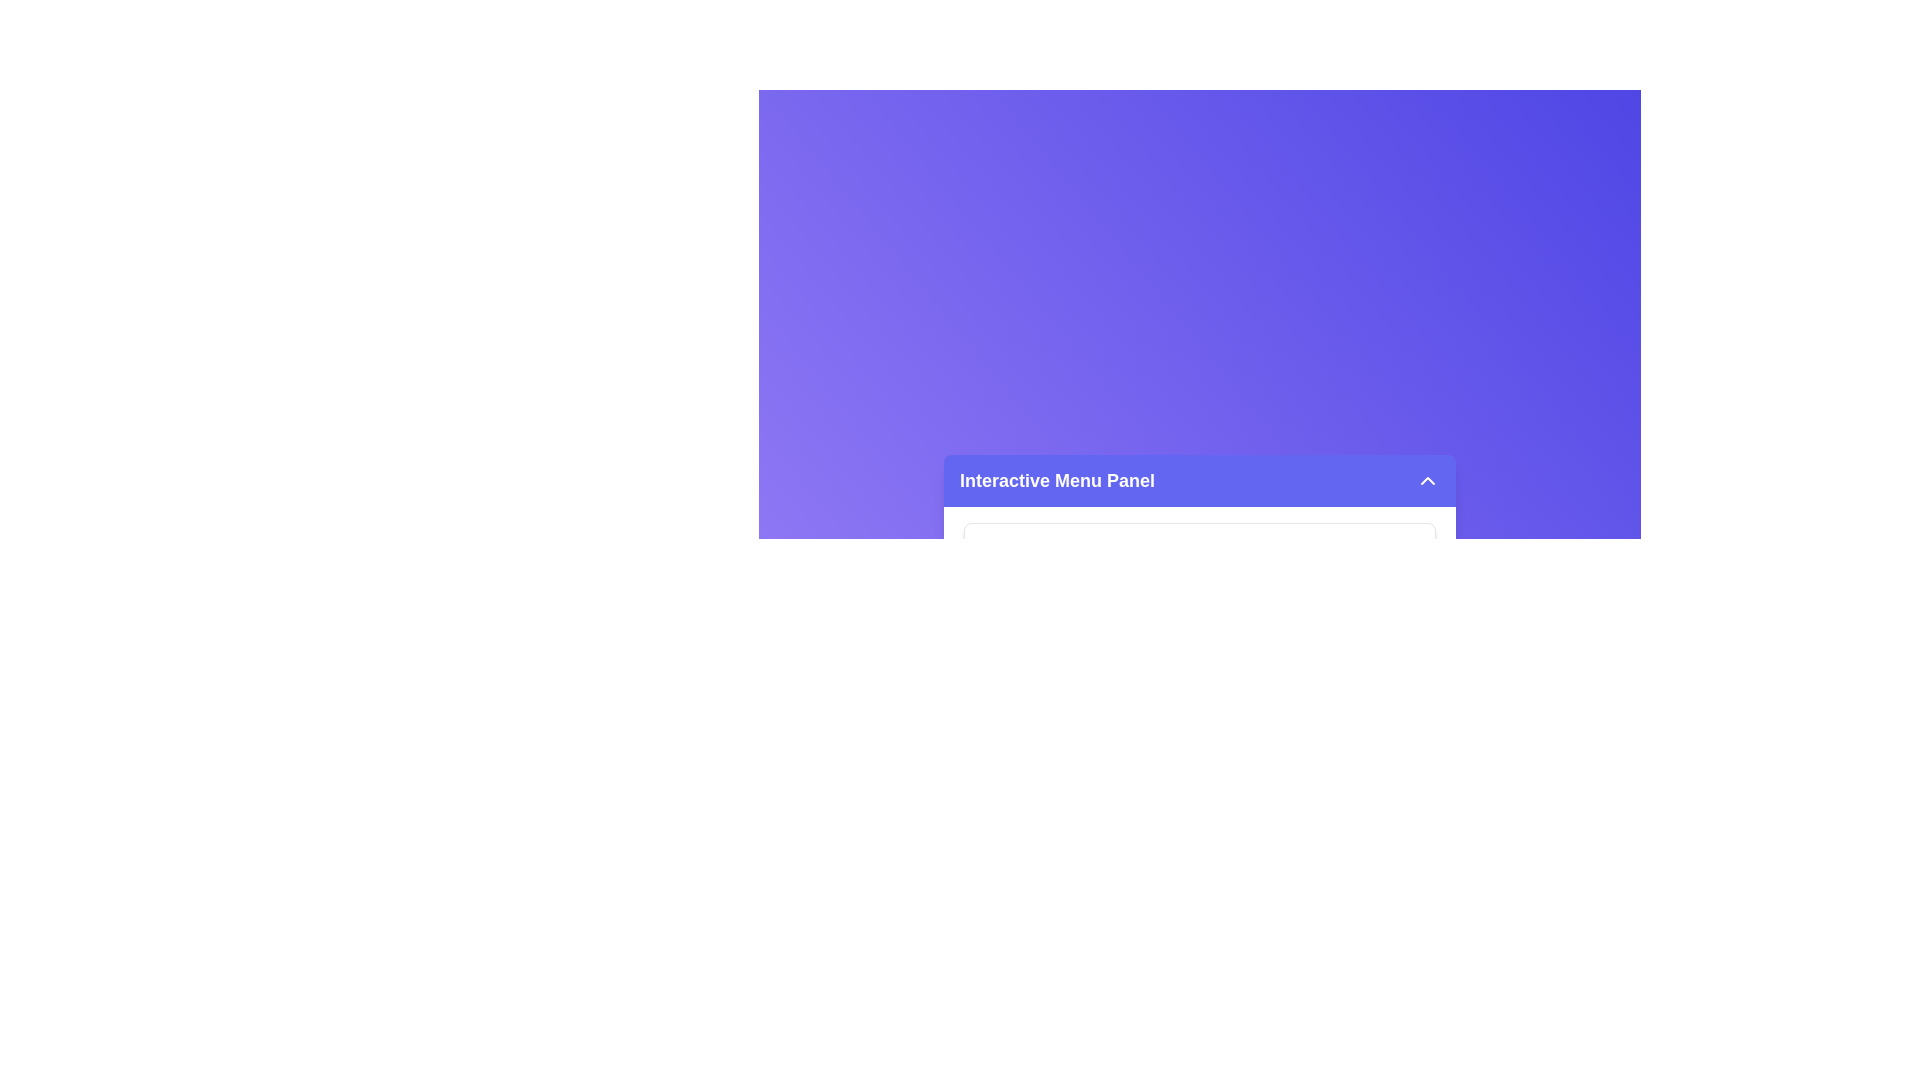 This screenshot has height=1080, width=1920. Describe the element at coordinates (1427, 481) in the screenshot. I see `the toggle button in the header of the menu` at that location.